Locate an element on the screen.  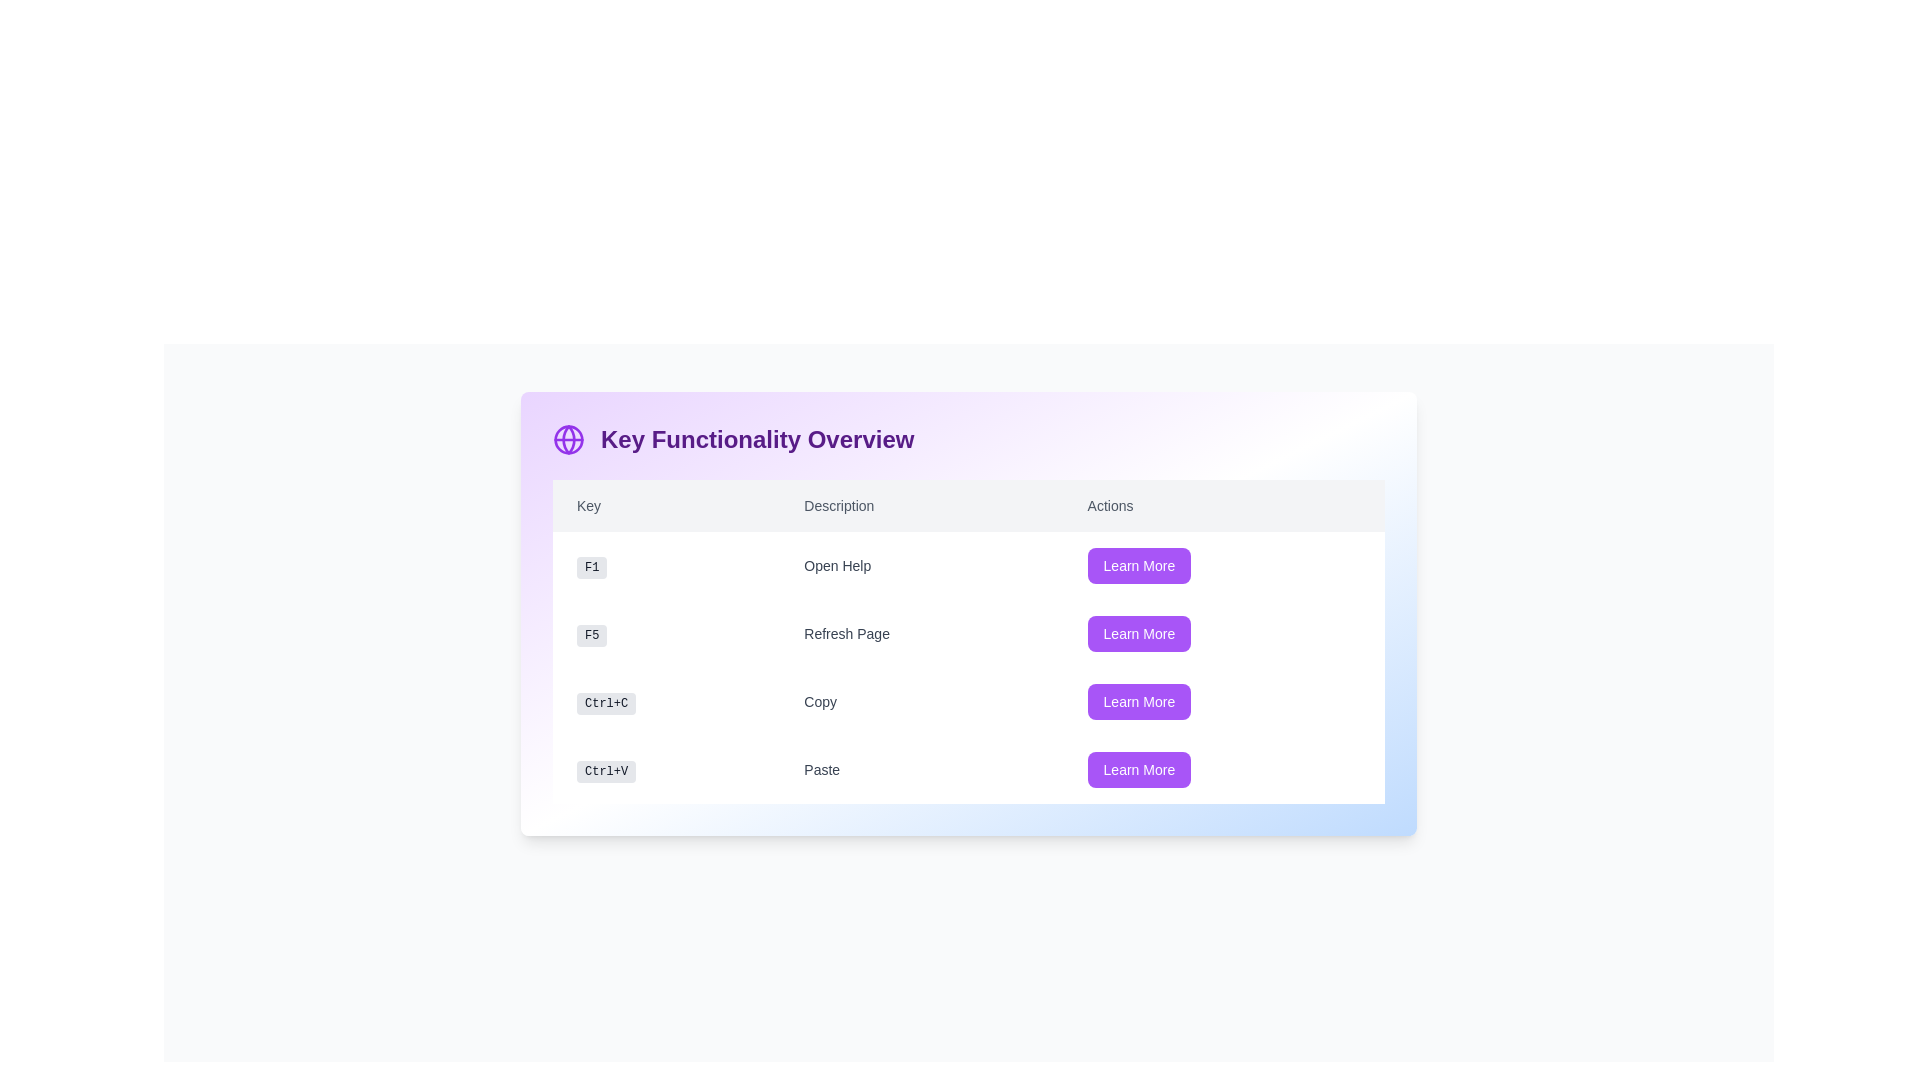
the third button in the 'Actions' column related to the 'Copy' action, which allows users is located at coordinates (1139, 701).